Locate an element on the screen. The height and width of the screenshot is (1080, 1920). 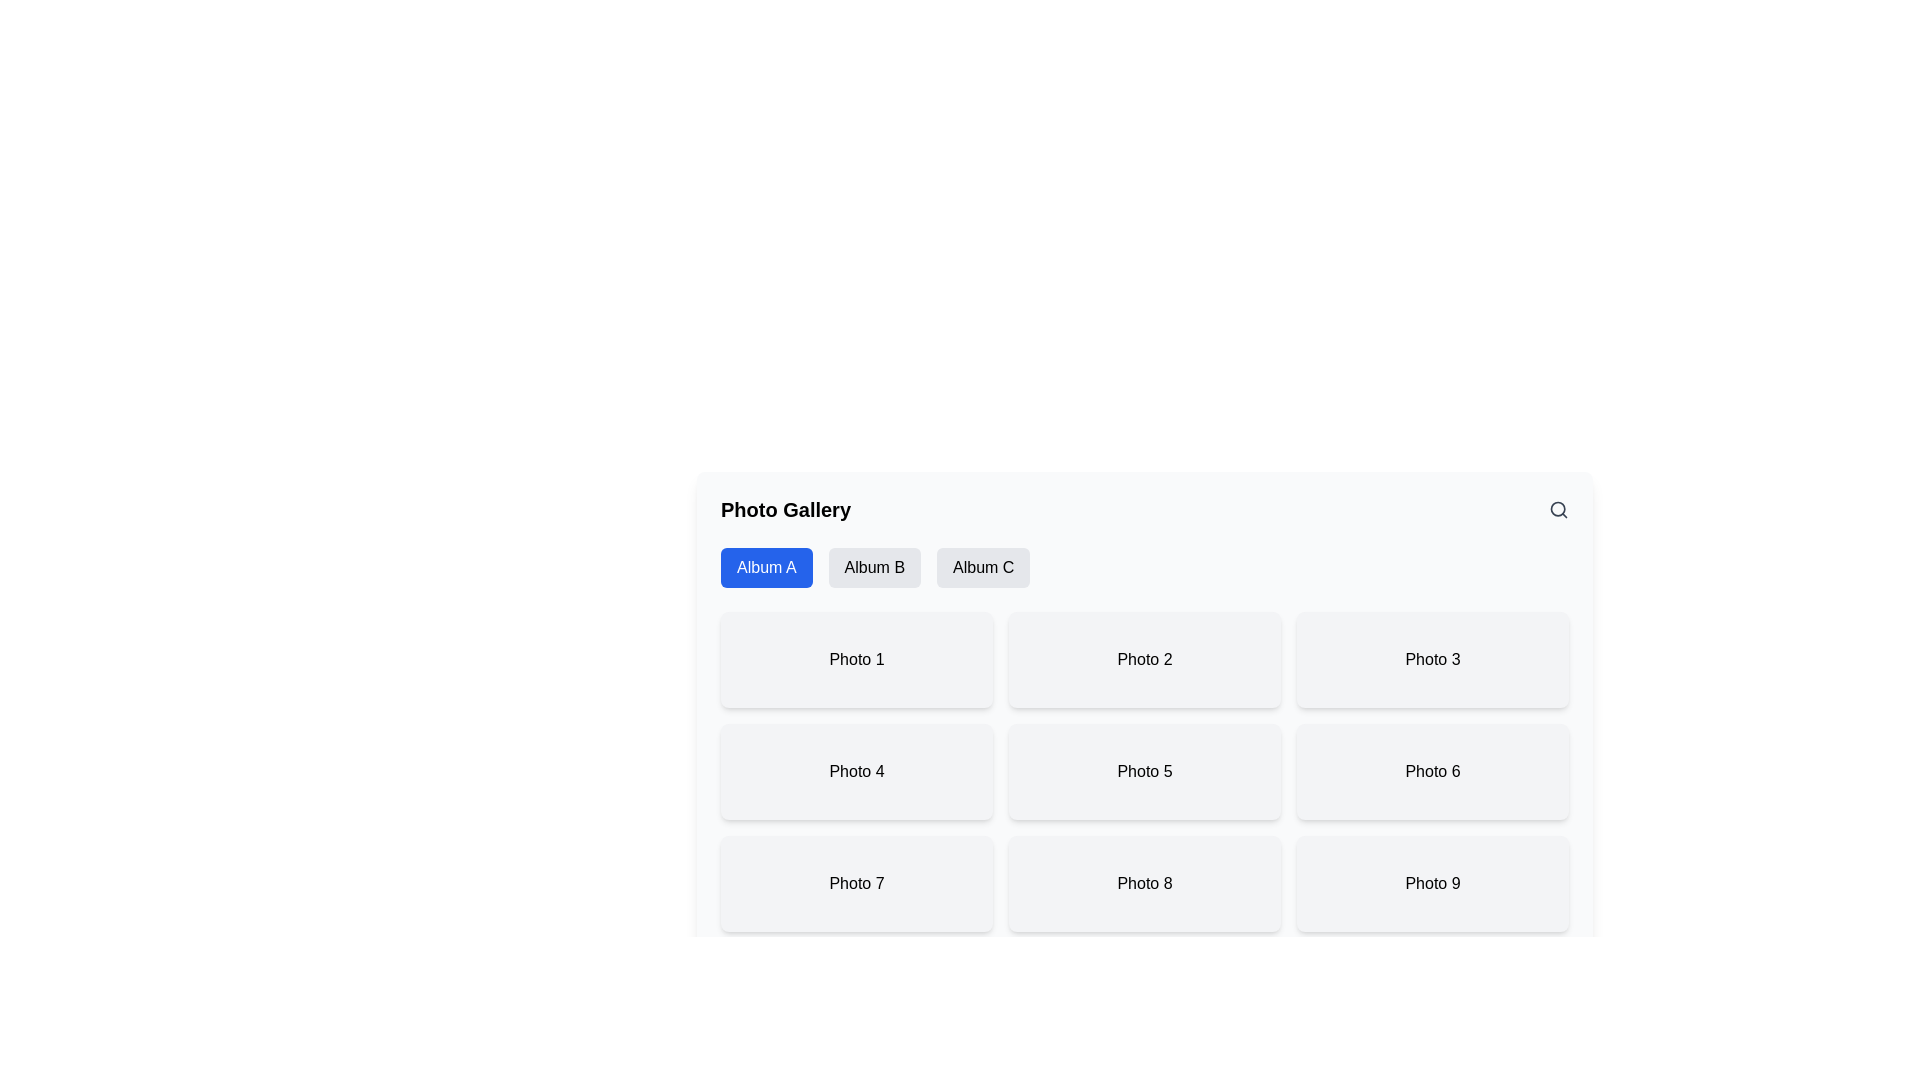
the static label 'Photo 6', which is a rectangular box with a light gray background, rounded corners, and centered black text, located in the second row and third column of a 3x4 grid layout is located at coordinates (1432, 770).